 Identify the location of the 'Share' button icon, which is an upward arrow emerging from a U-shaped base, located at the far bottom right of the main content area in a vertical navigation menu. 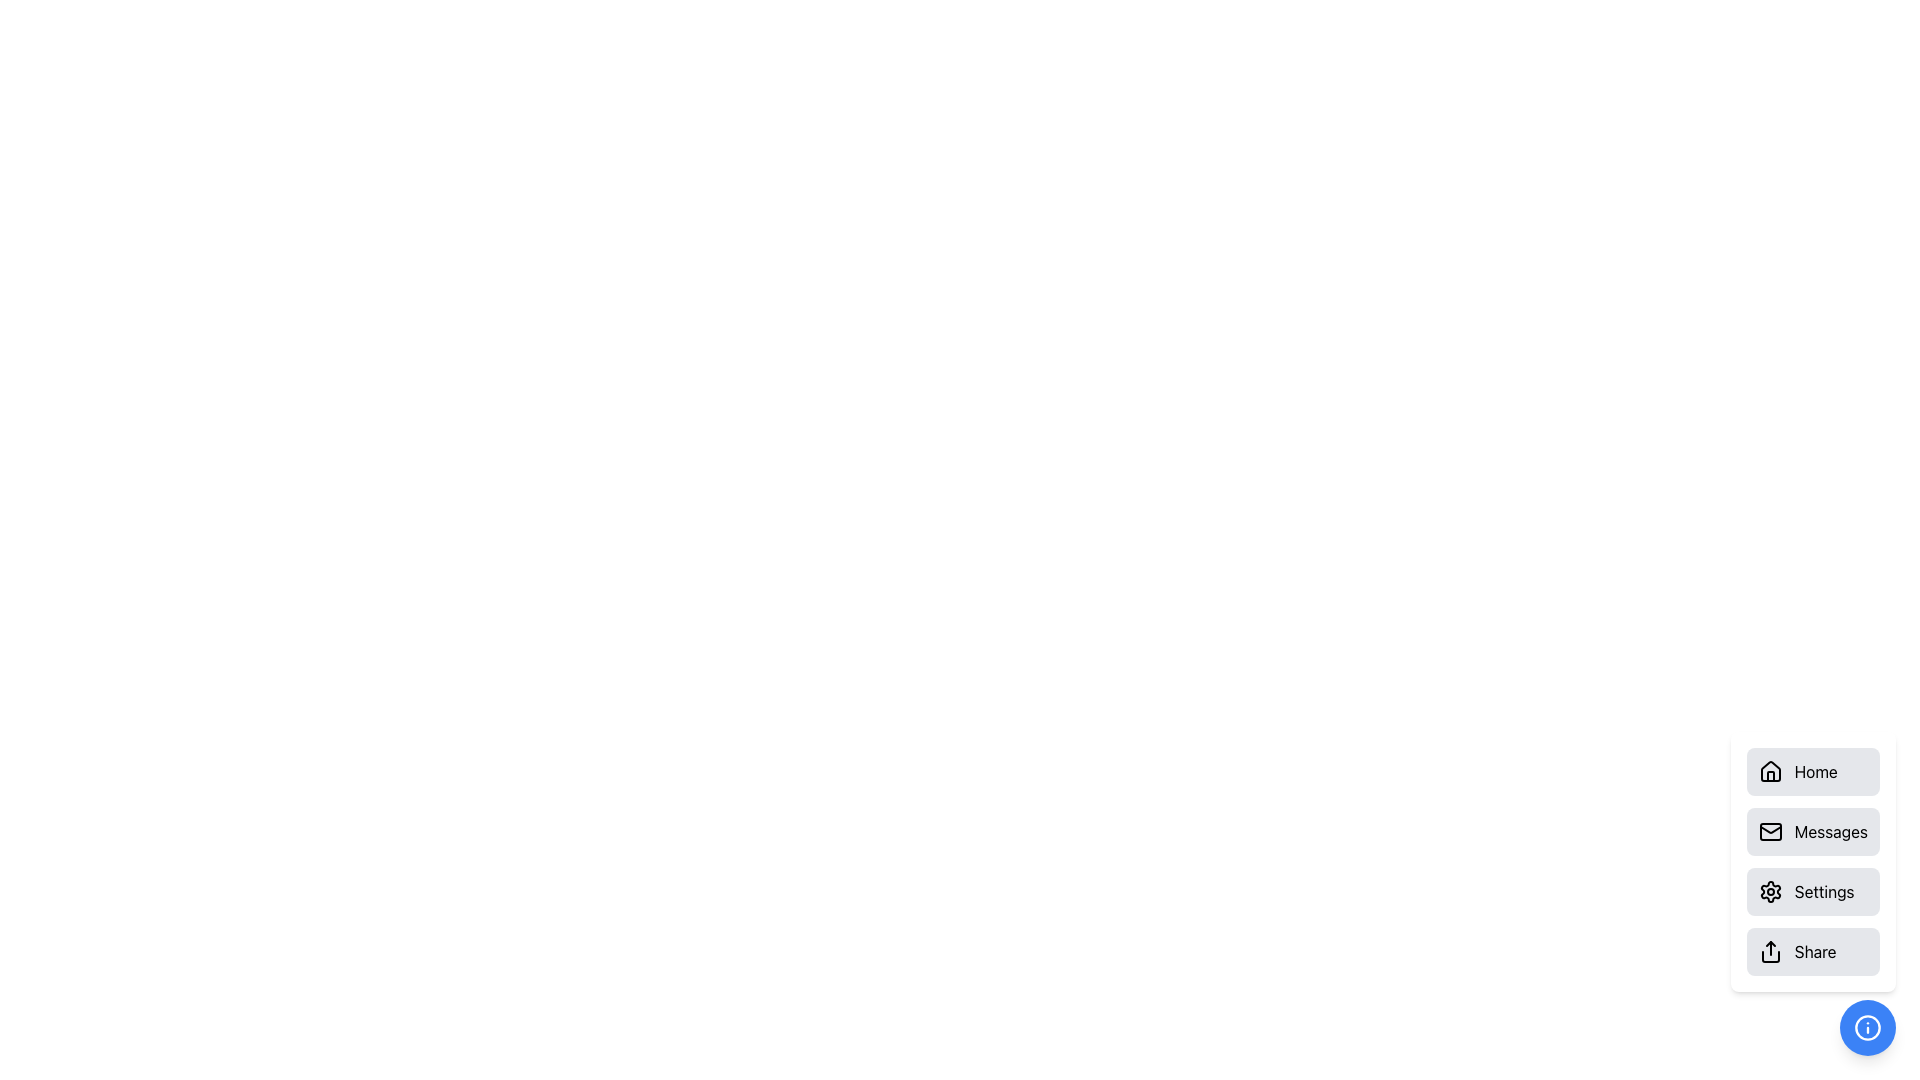
(1770, 951).